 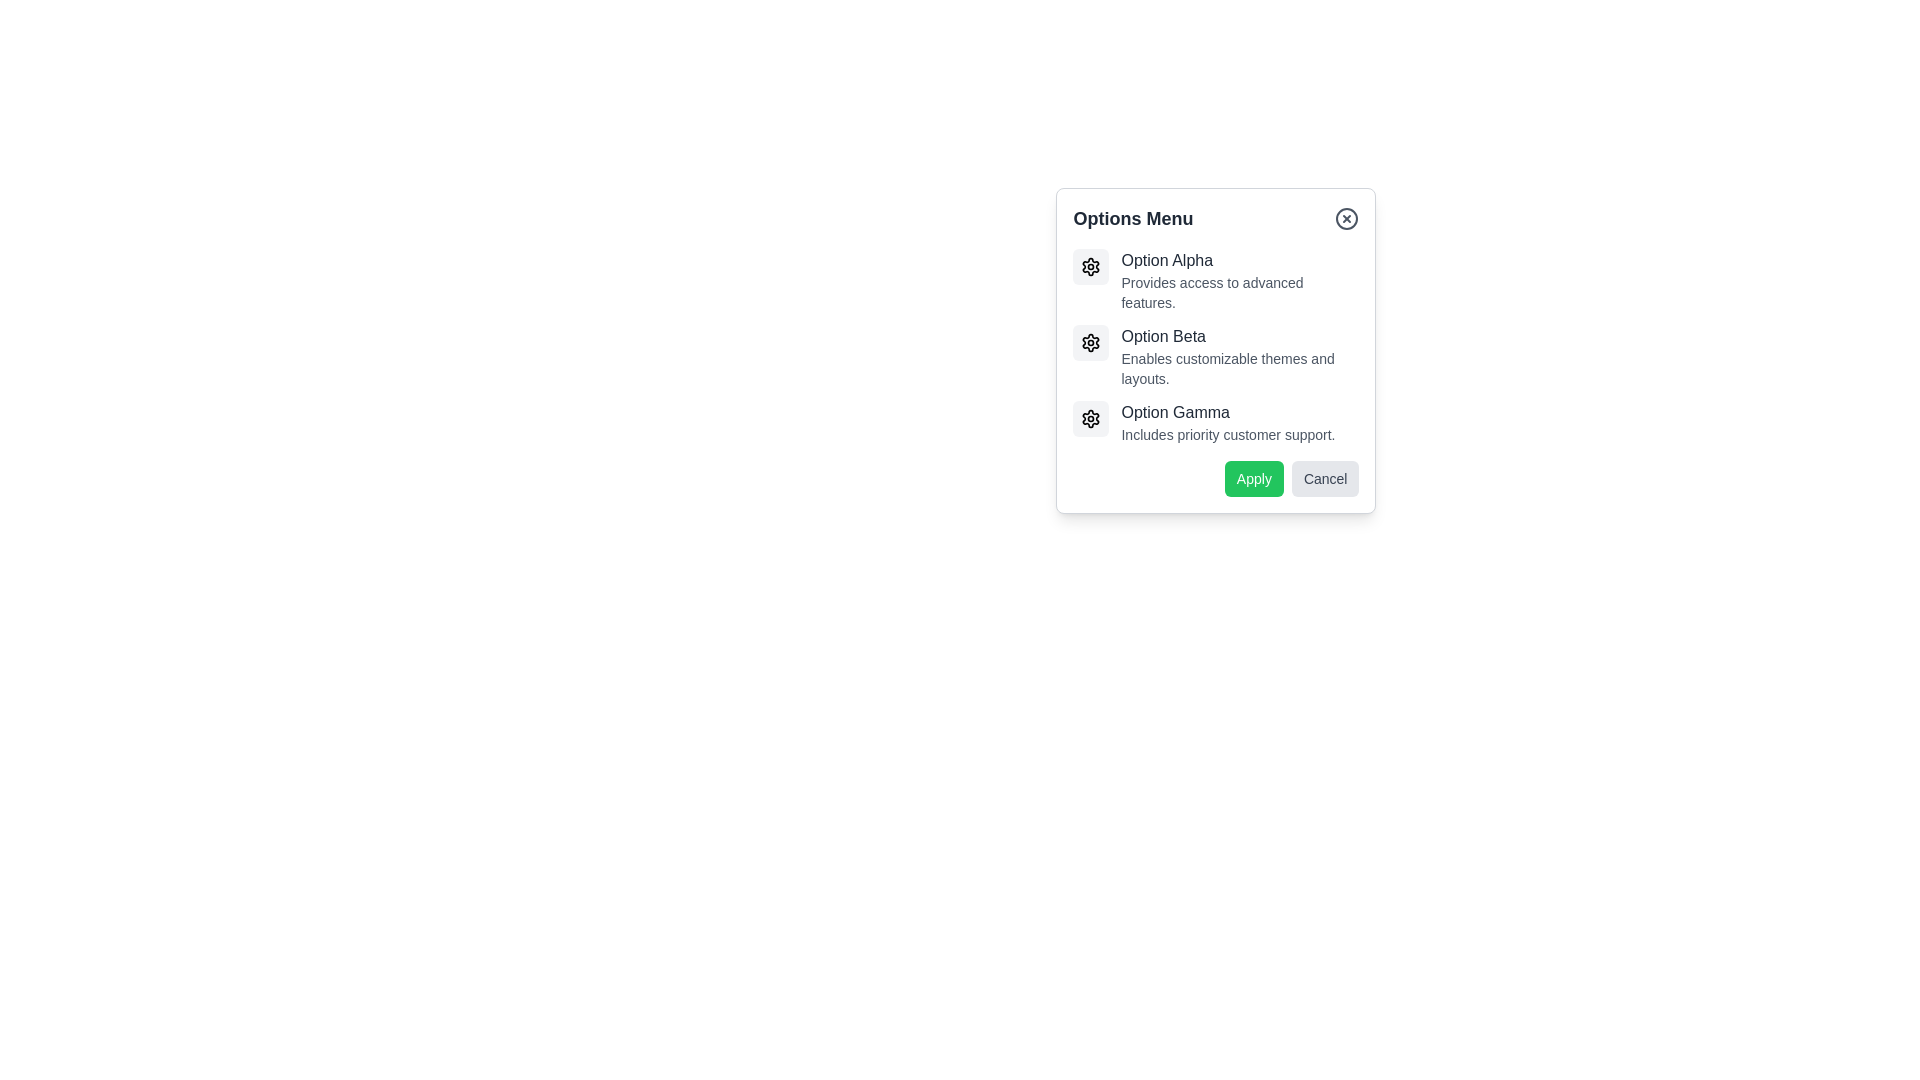 I want to click on the 'Cancel' button, which is a rectangular button with a light gray background and black text, located at the bottom-right corner of a modal dialog box, so click(x=1325, y=478).